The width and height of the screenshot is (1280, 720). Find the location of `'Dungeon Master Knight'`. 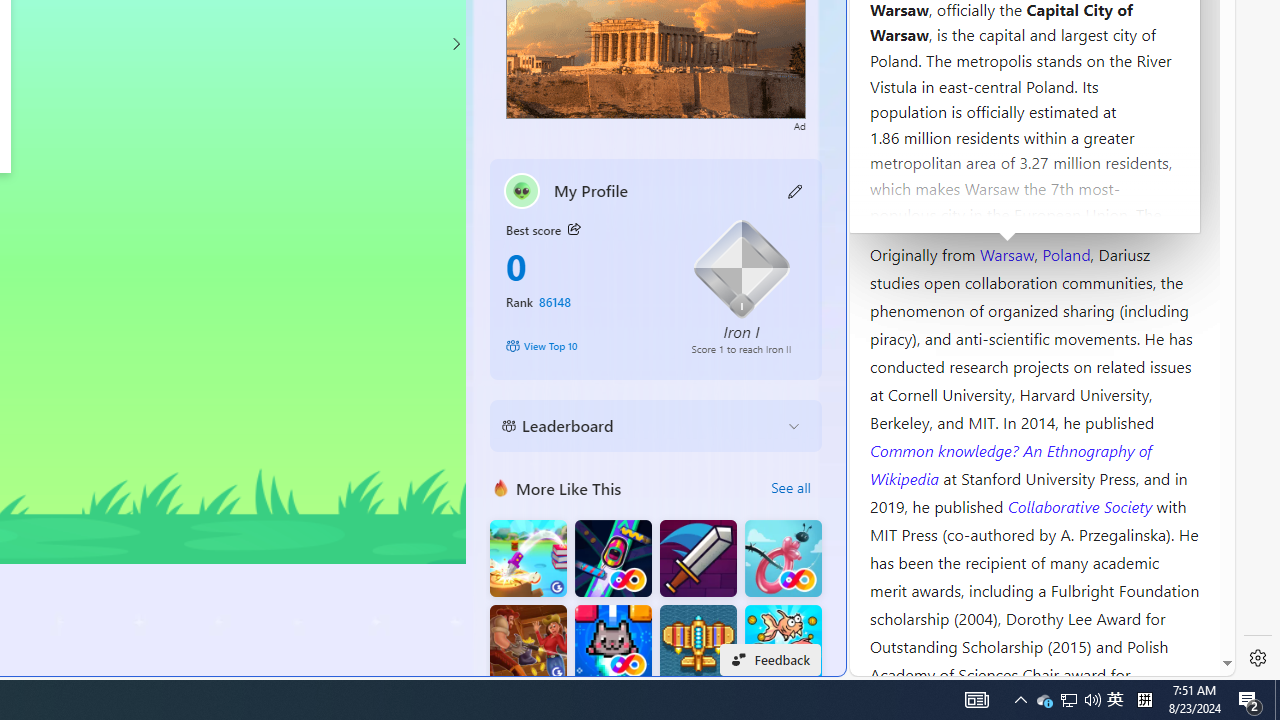

'Dungeon Master Knight' is located at coordinates (698, 558).